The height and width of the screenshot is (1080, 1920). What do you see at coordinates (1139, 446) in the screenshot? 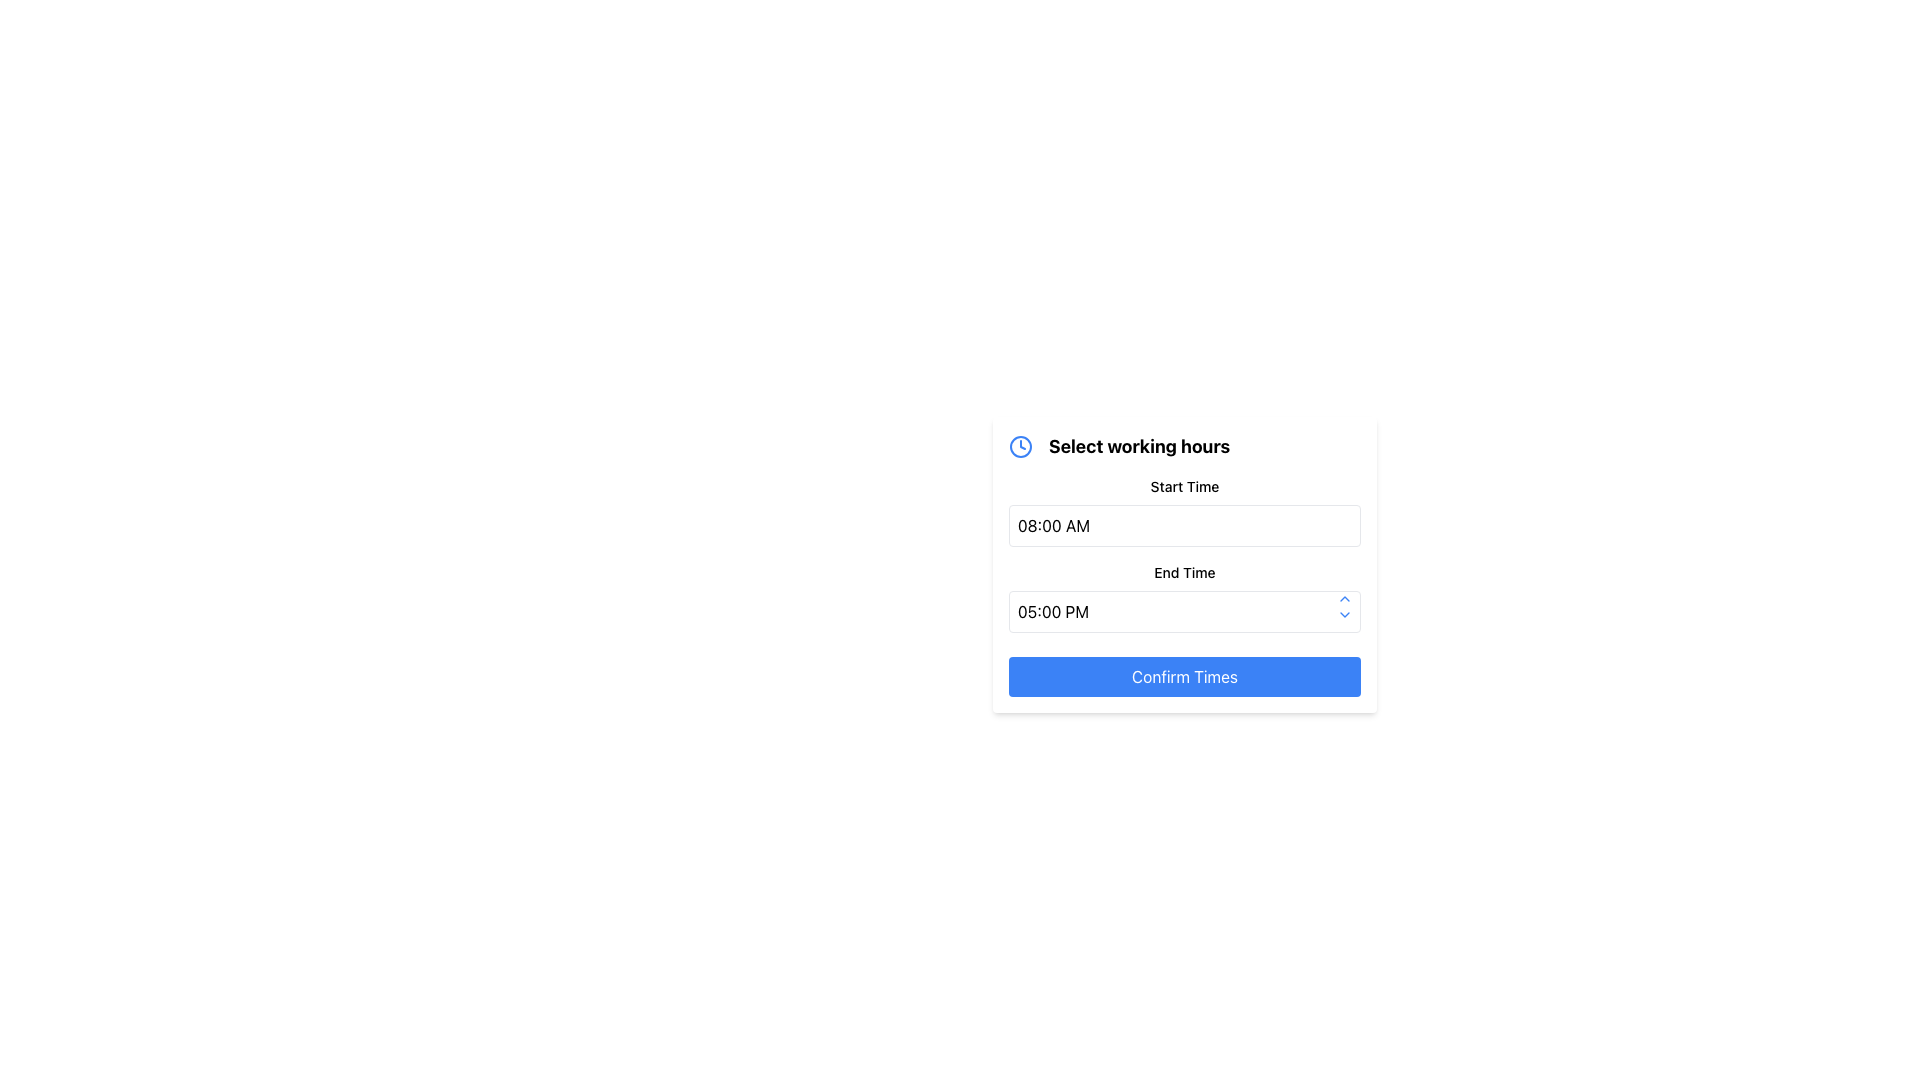
I see `the bold header text 'Select working hours' positioned prominently at the top of the form layout for additional information` at bounding box center [1139, 446].